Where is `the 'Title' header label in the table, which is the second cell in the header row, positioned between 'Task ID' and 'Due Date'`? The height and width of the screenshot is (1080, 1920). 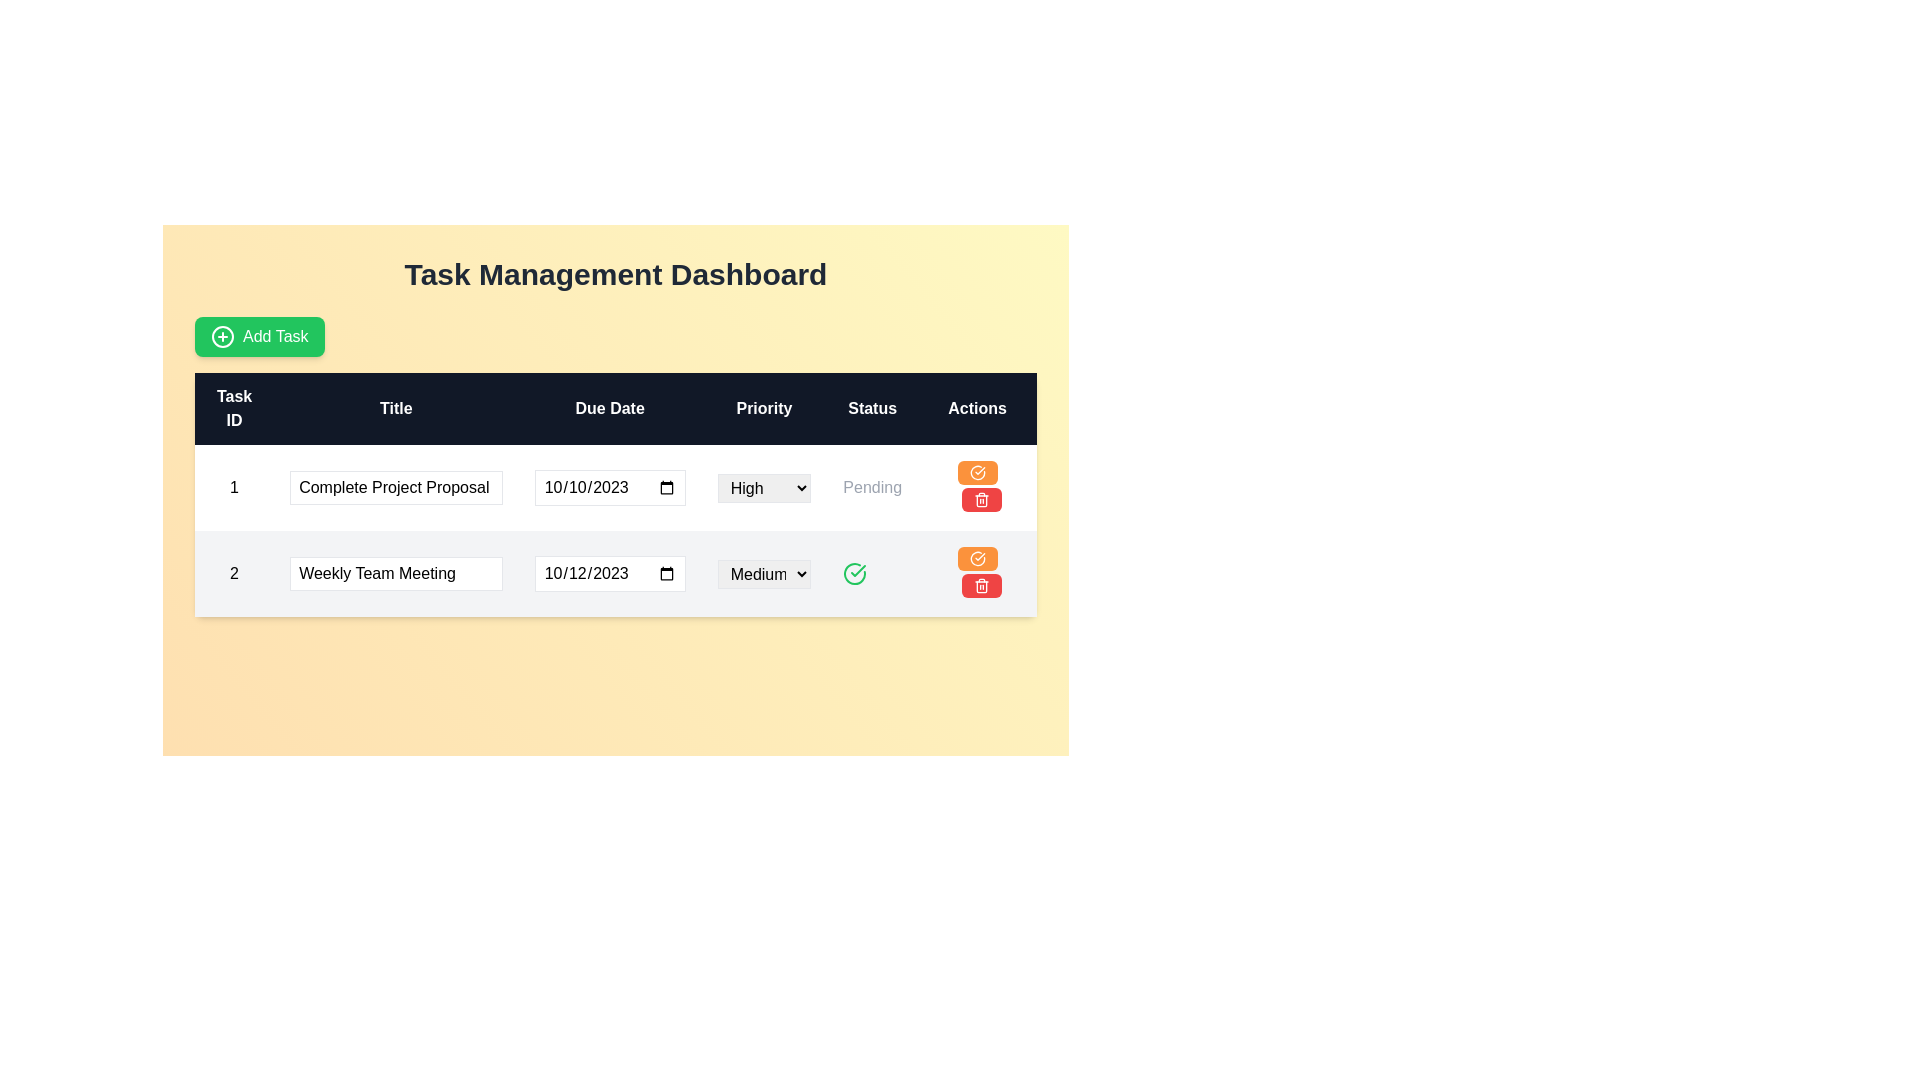
the 'Title' header label in the table, which is the second cell in the header row, positioned between 'Task ID' and 'Due Date' is located at coordinates (396, 407).